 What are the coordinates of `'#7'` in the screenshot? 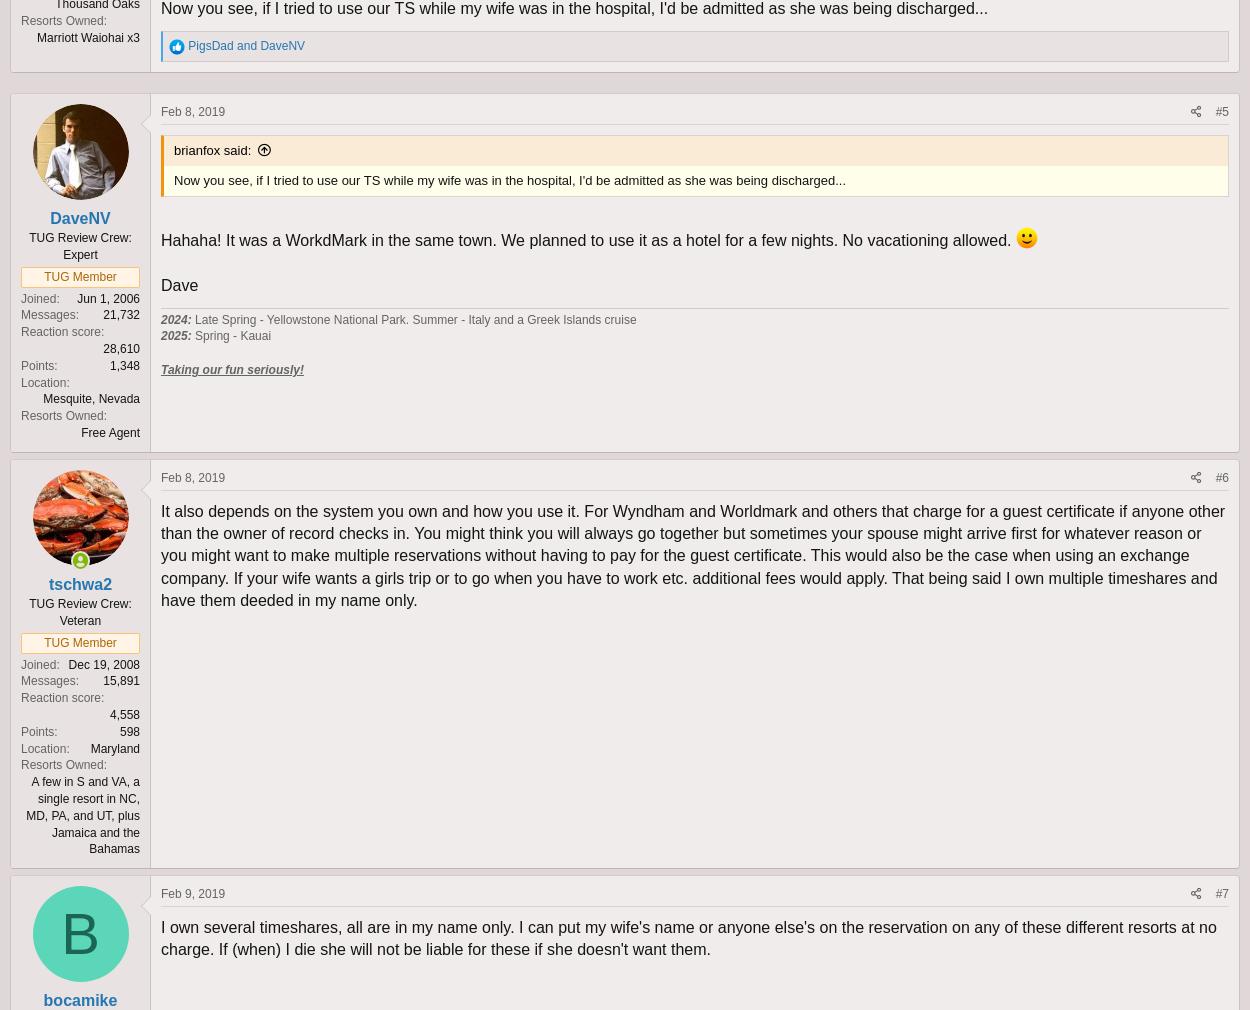 It's located at (1221, 893).